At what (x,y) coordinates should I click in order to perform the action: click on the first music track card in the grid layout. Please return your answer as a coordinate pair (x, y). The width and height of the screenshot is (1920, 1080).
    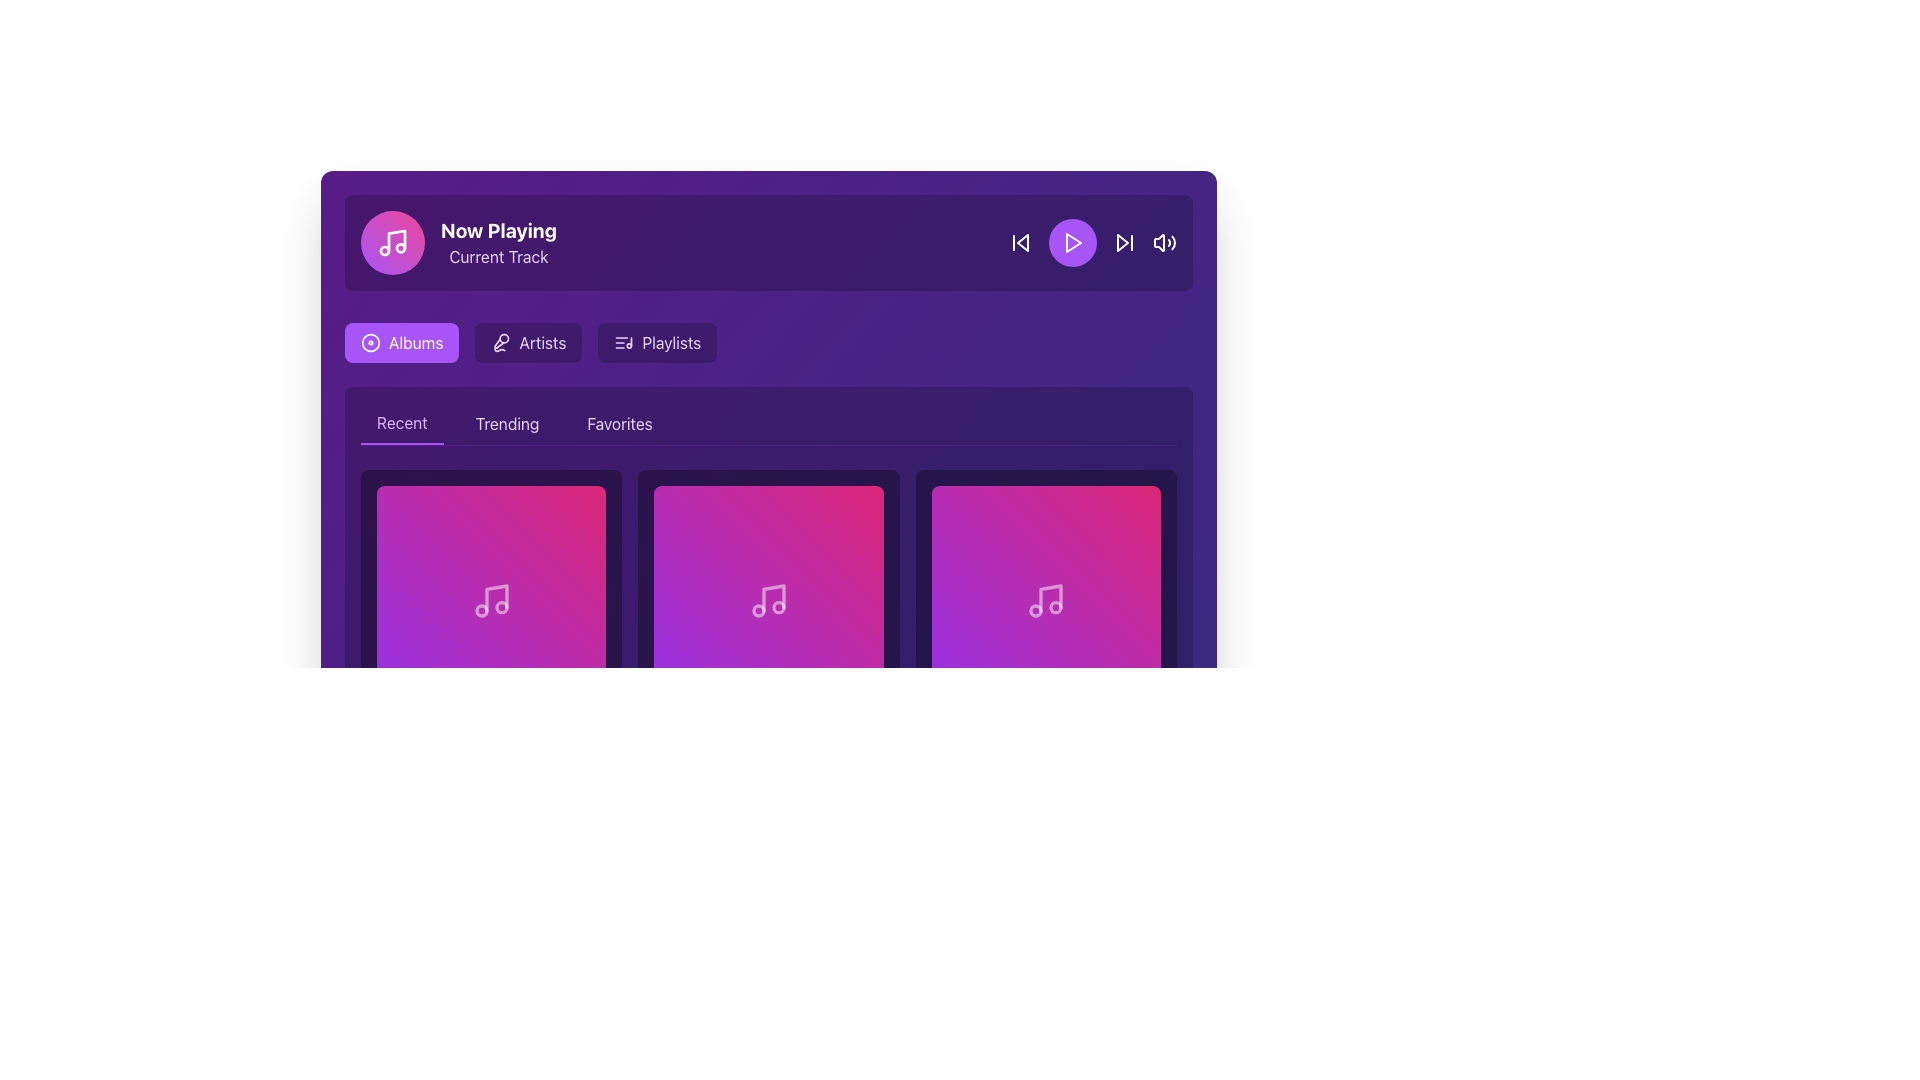
    Looking at the image, I should click on (491, 627).